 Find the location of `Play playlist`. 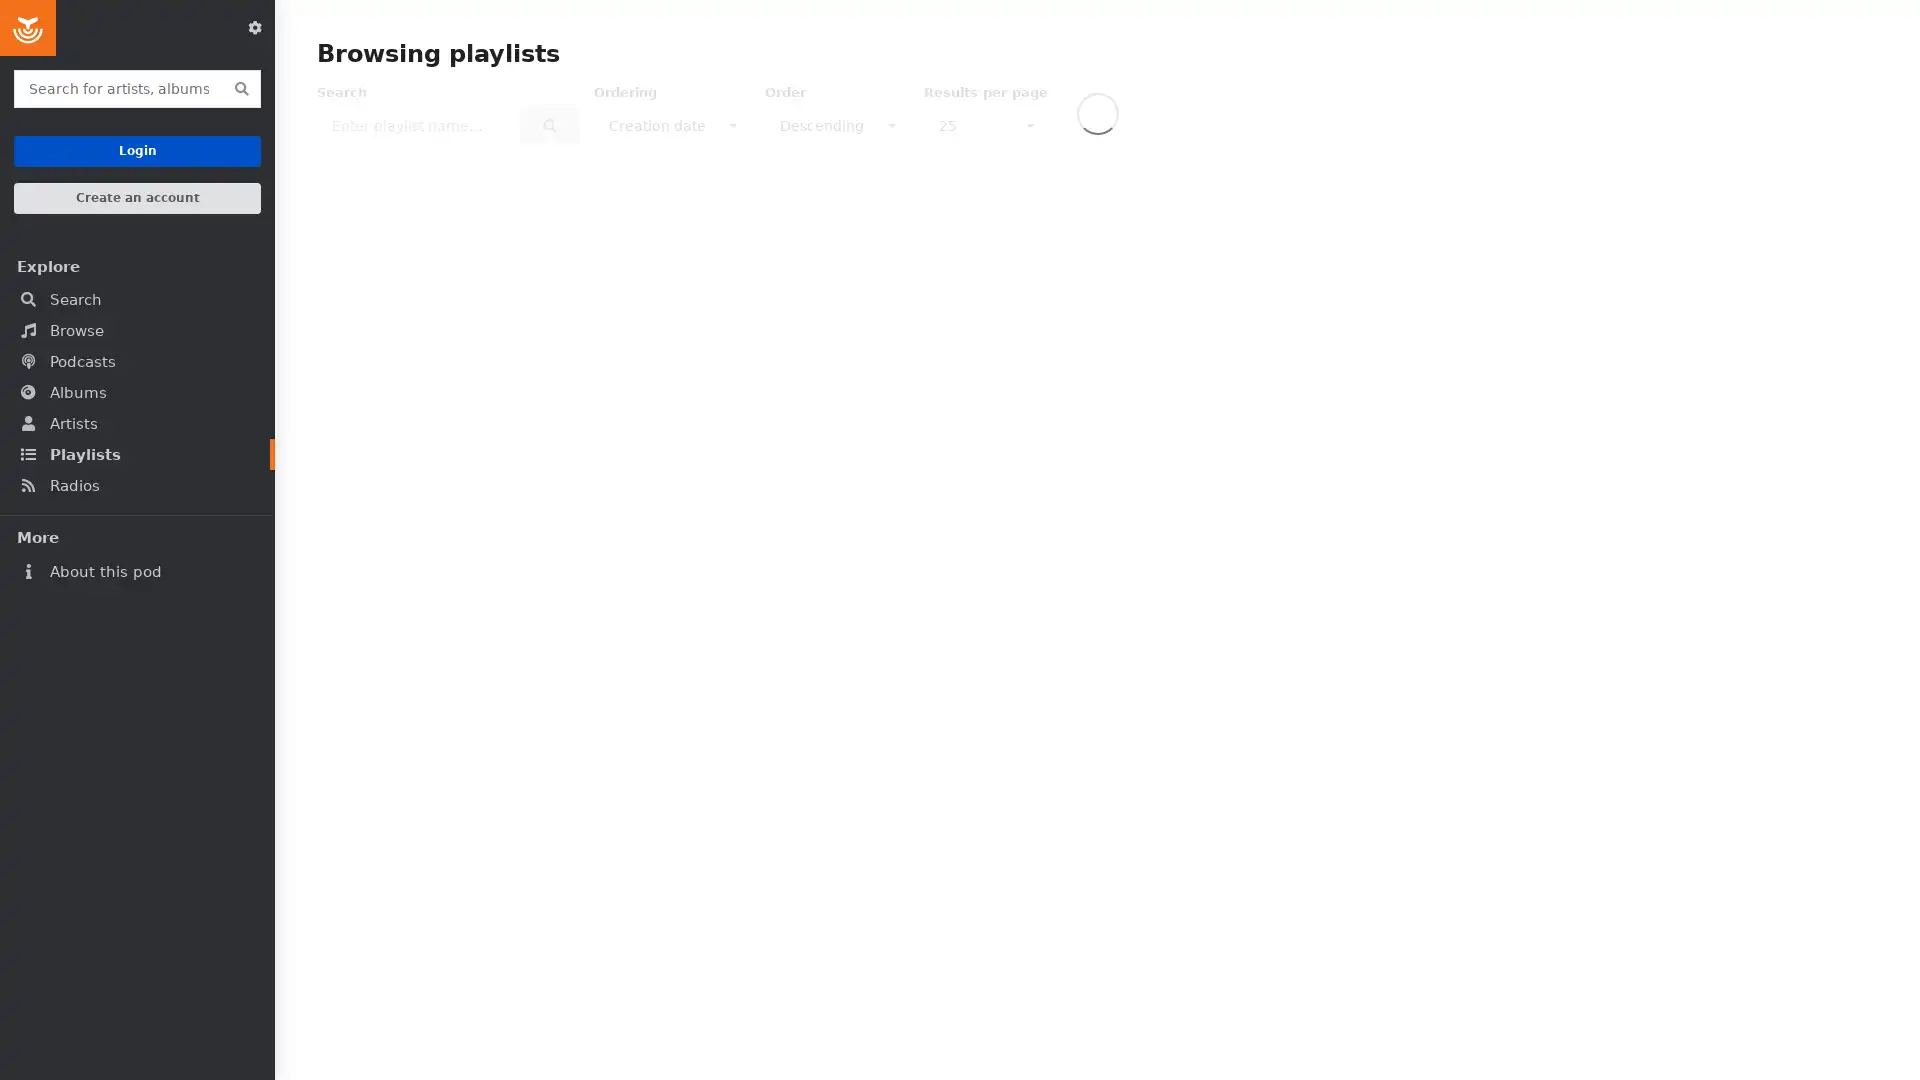

Play playlist is located at coordinates (484, 341).